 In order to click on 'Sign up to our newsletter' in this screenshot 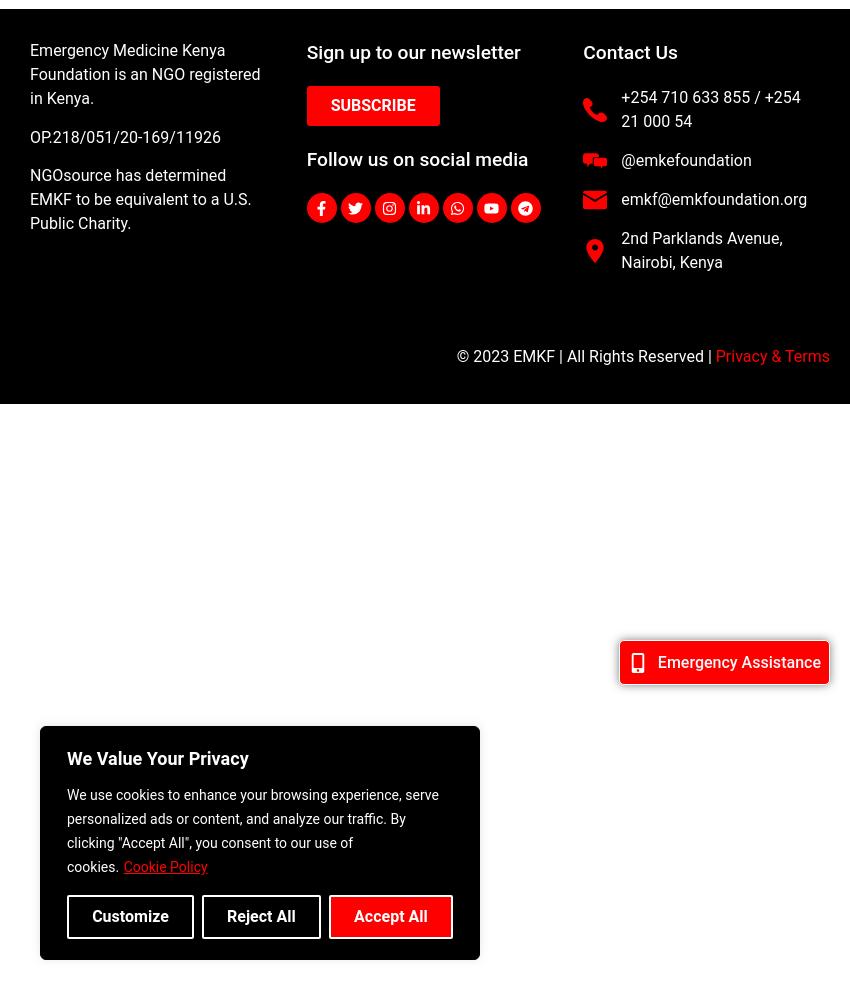, I will do `click(413, 52)`.